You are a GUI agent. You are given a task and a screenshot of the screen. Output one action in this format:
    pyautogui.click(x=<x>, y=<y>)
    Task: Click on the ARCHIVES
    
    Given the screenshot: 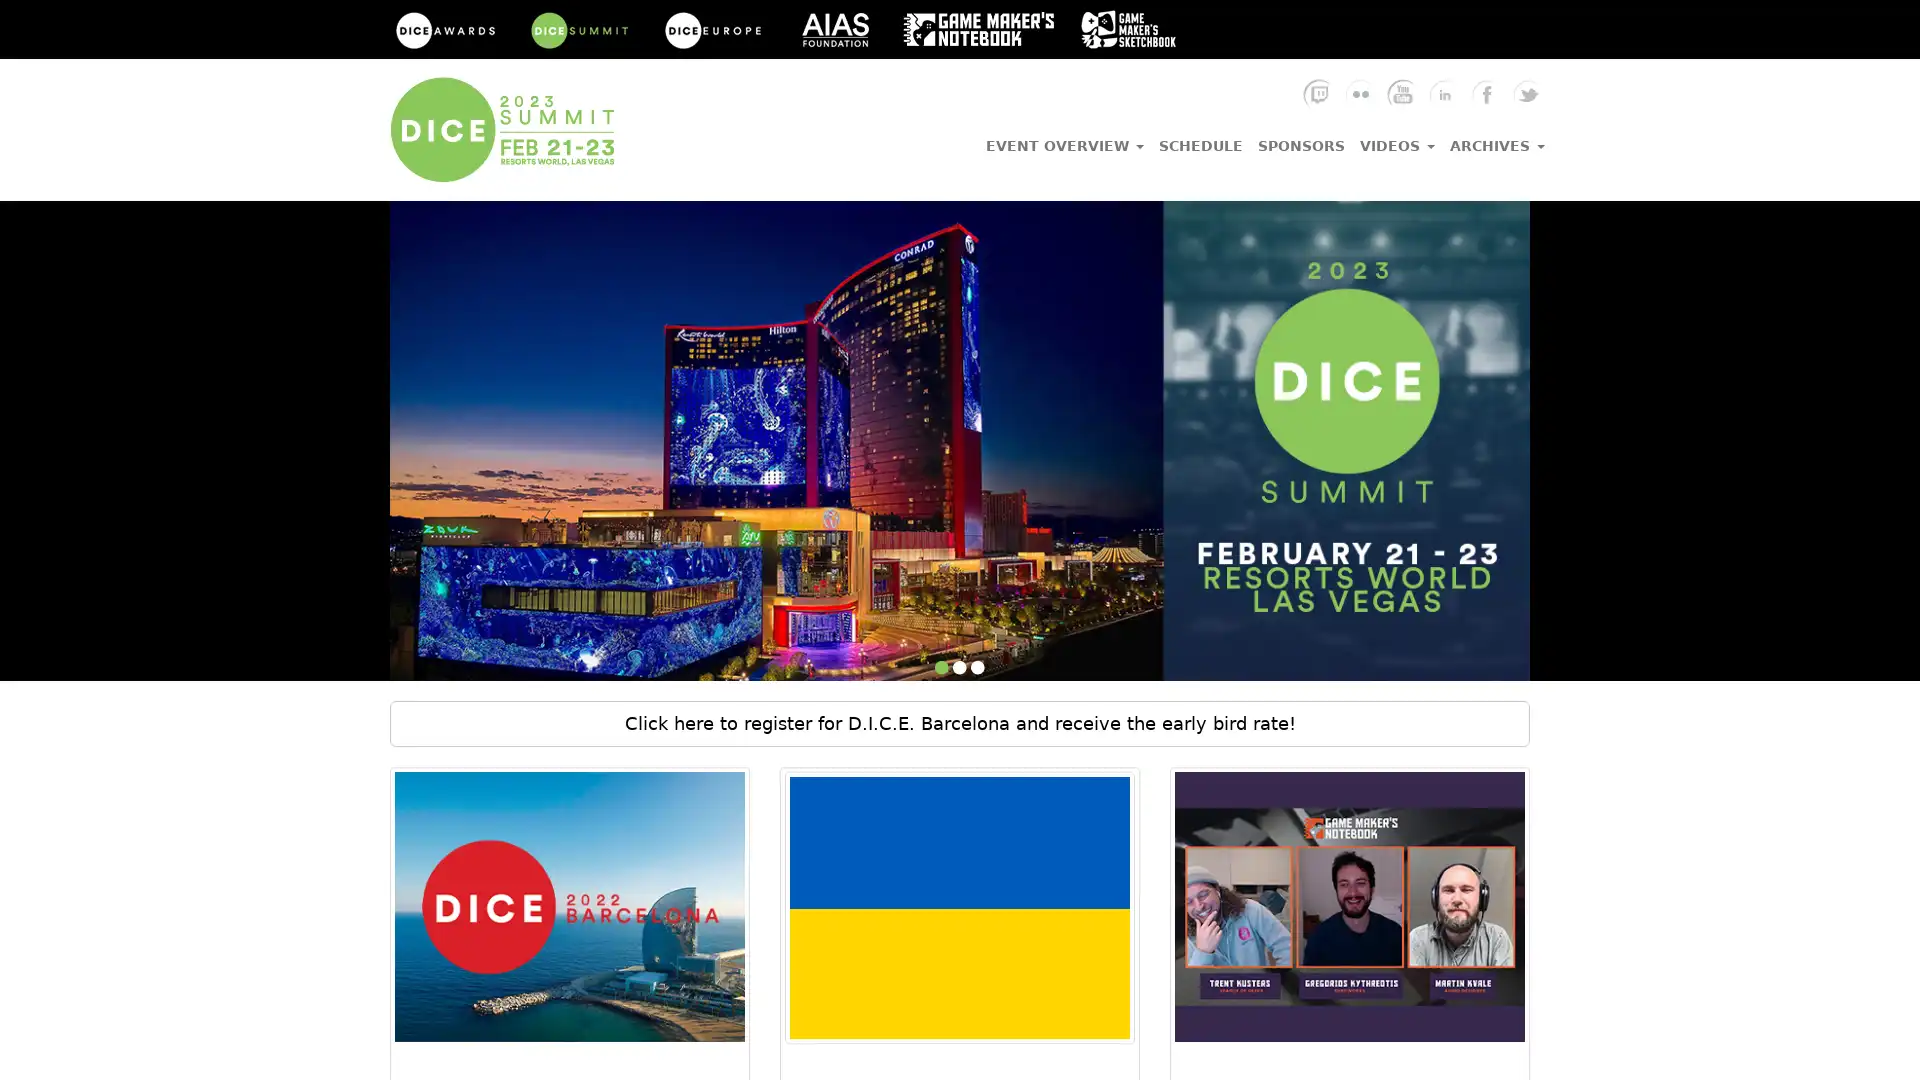 What is the action you would take?
    pyautogui.click(x=1497, y=145)
    